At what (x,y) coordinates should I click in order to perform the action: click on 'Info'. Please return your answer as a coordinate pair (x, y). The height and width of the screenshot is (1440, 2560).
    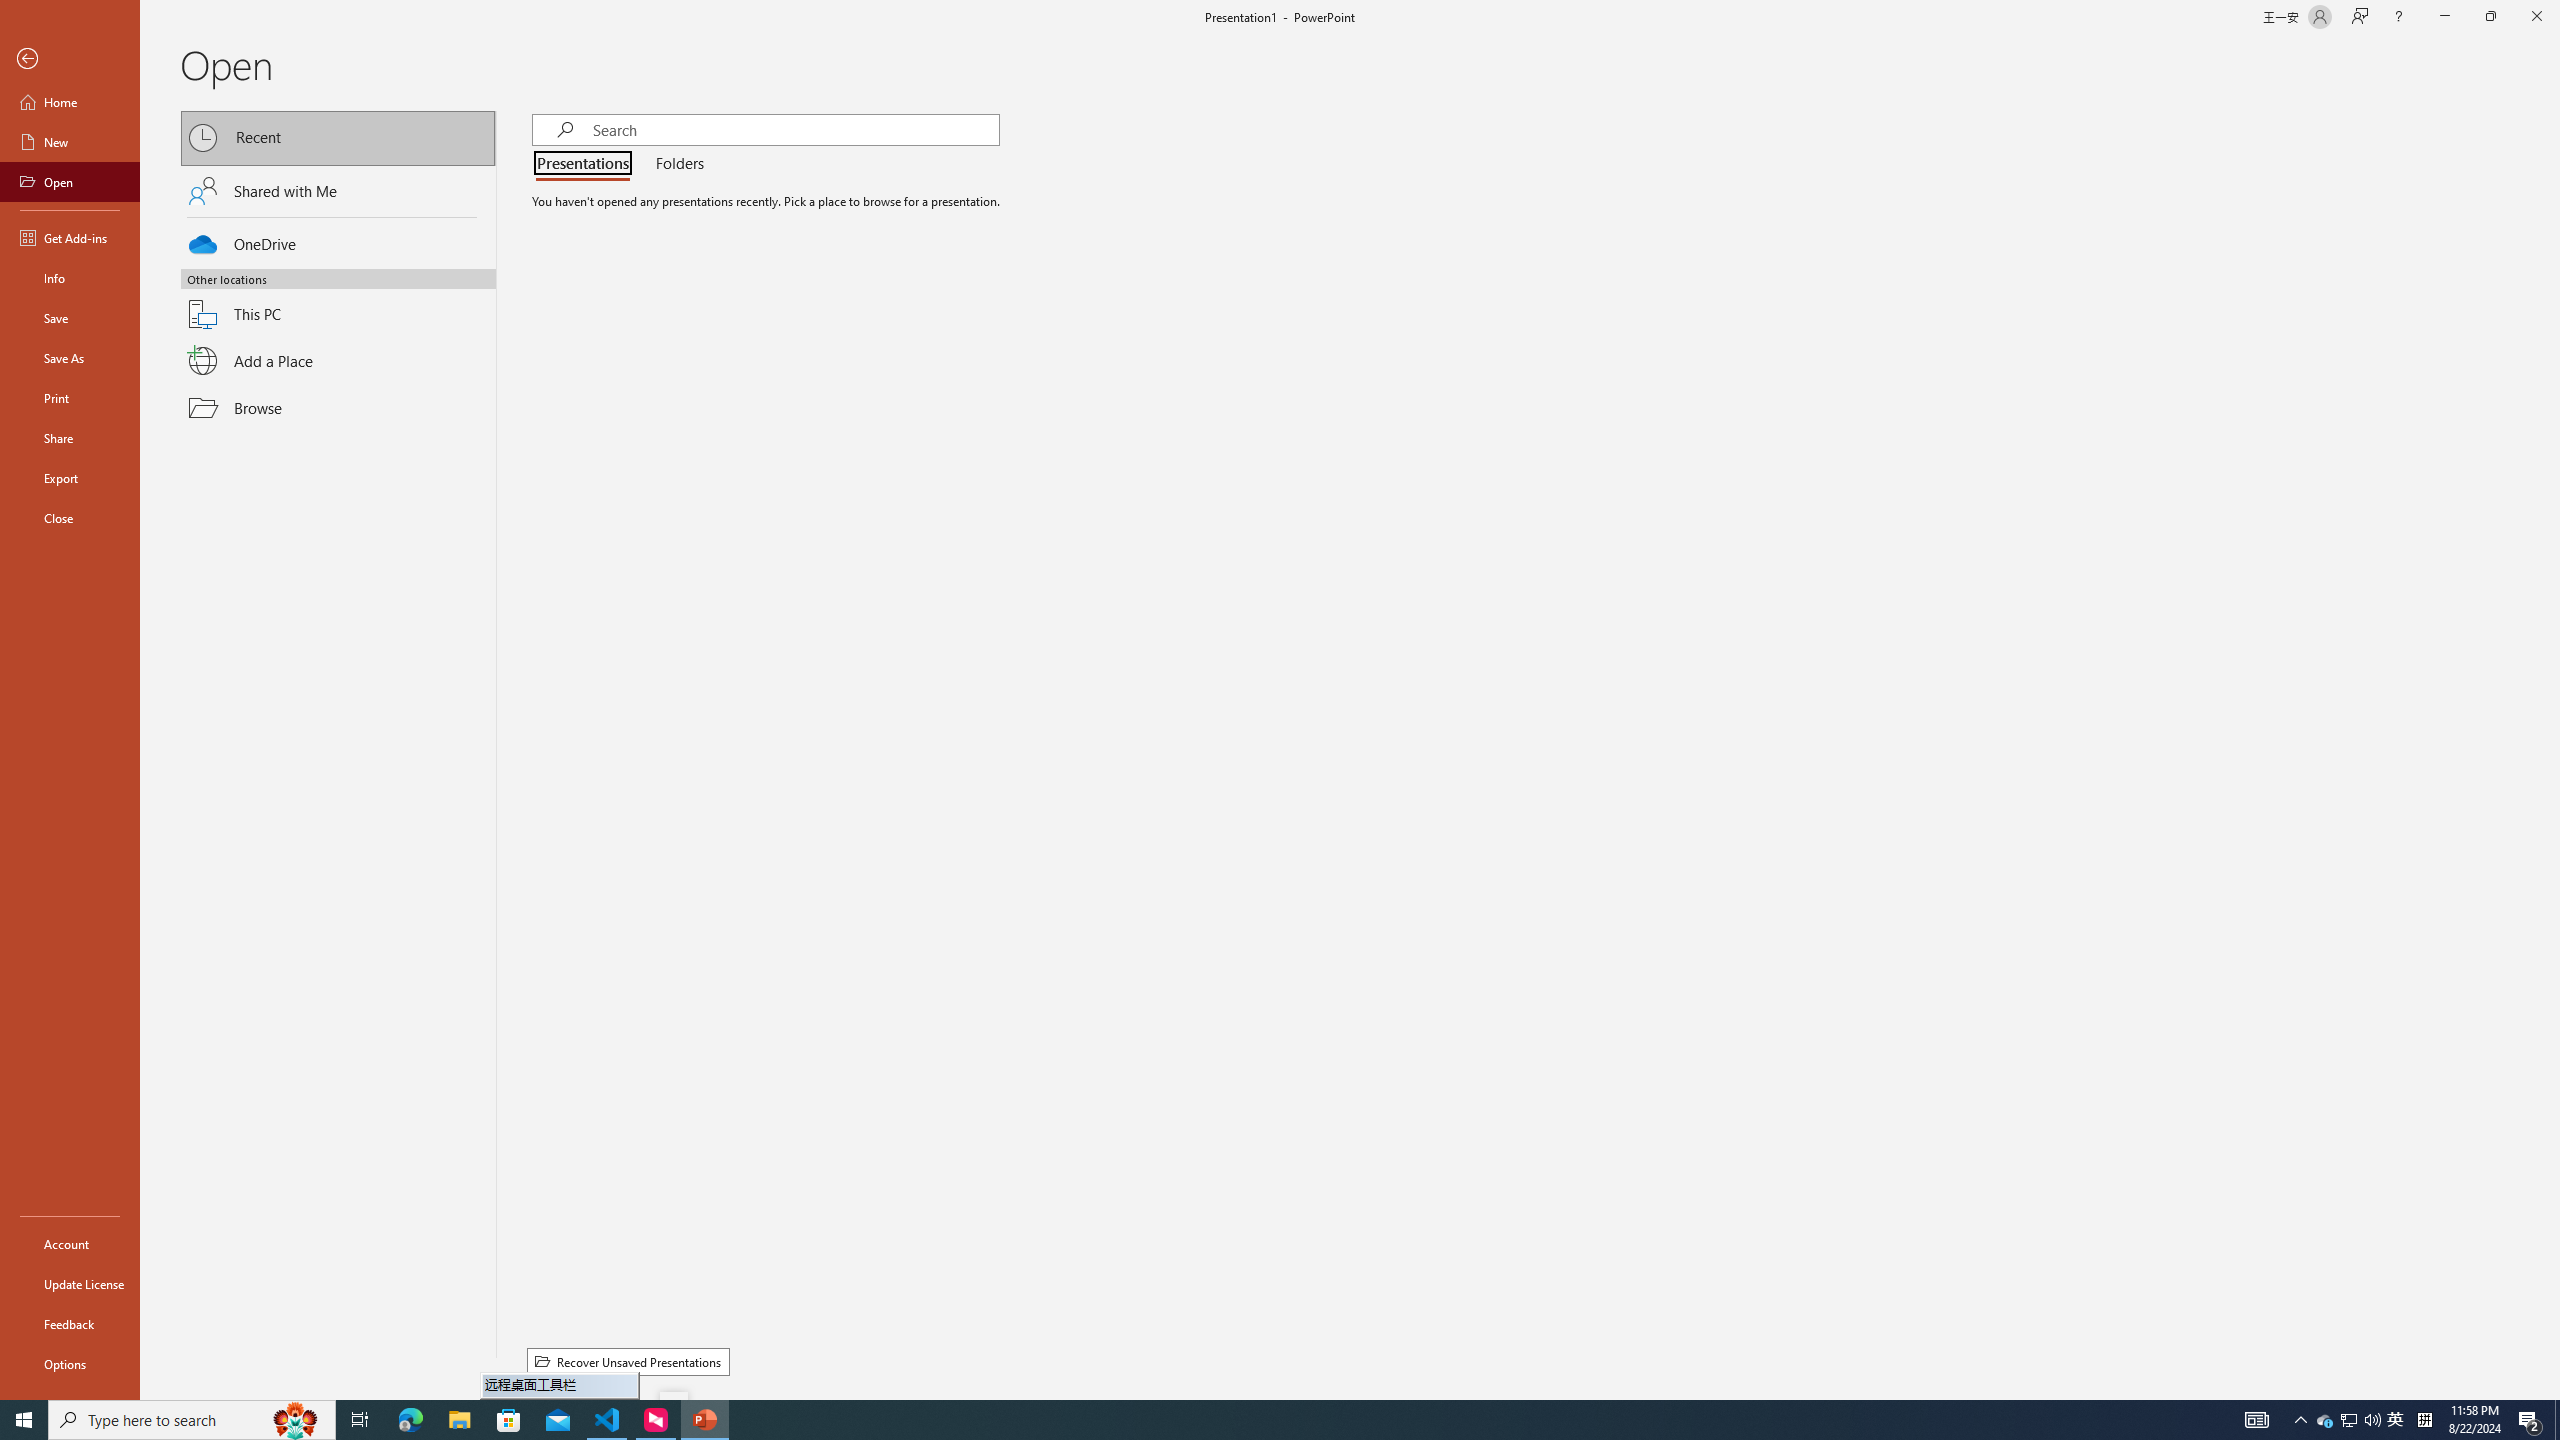
    Looking at the image, I should click on (69, 276).